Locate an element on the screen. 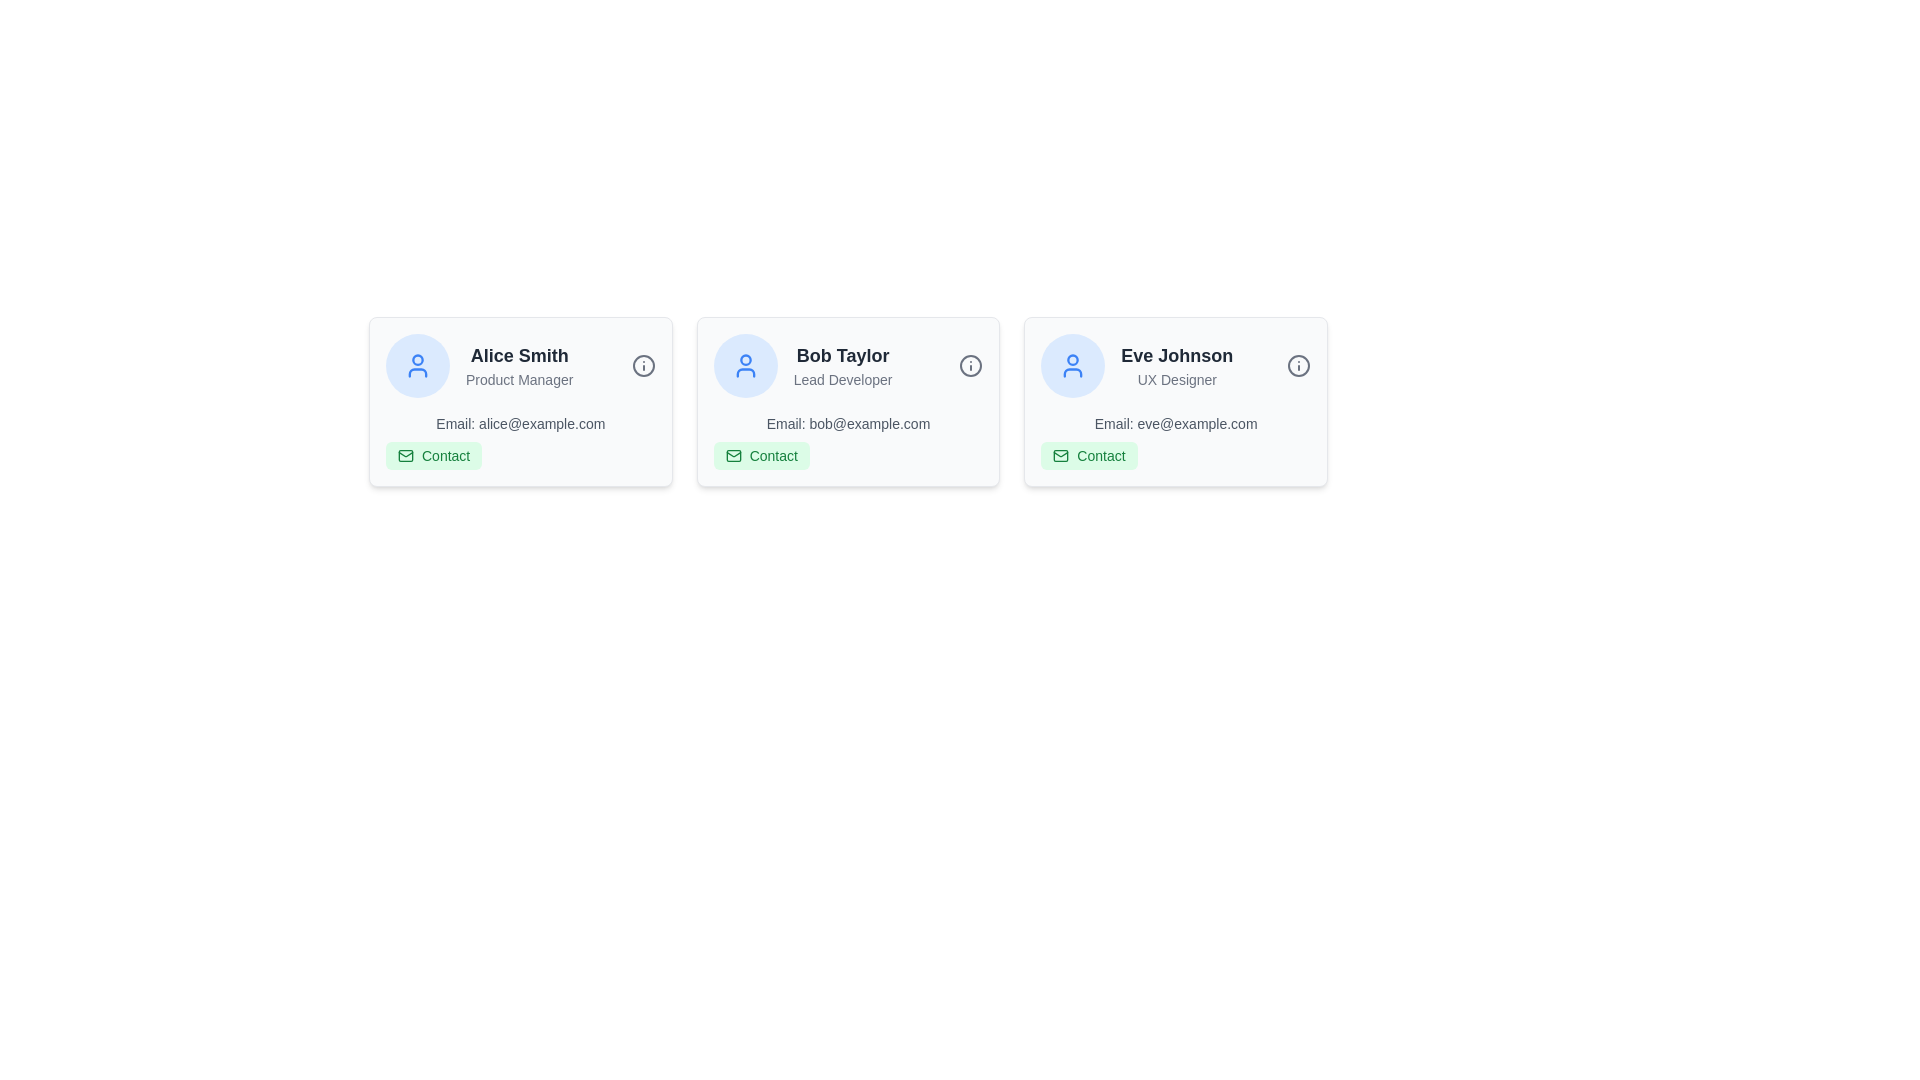 Image resolution: width=1920 pixels, height=1080 pixels. the 'Contact' button associated with the small green email icon resembling an envelope, which is the leftmost component inside the button for 'Alice Smith' is located at coordinates (405, 455).